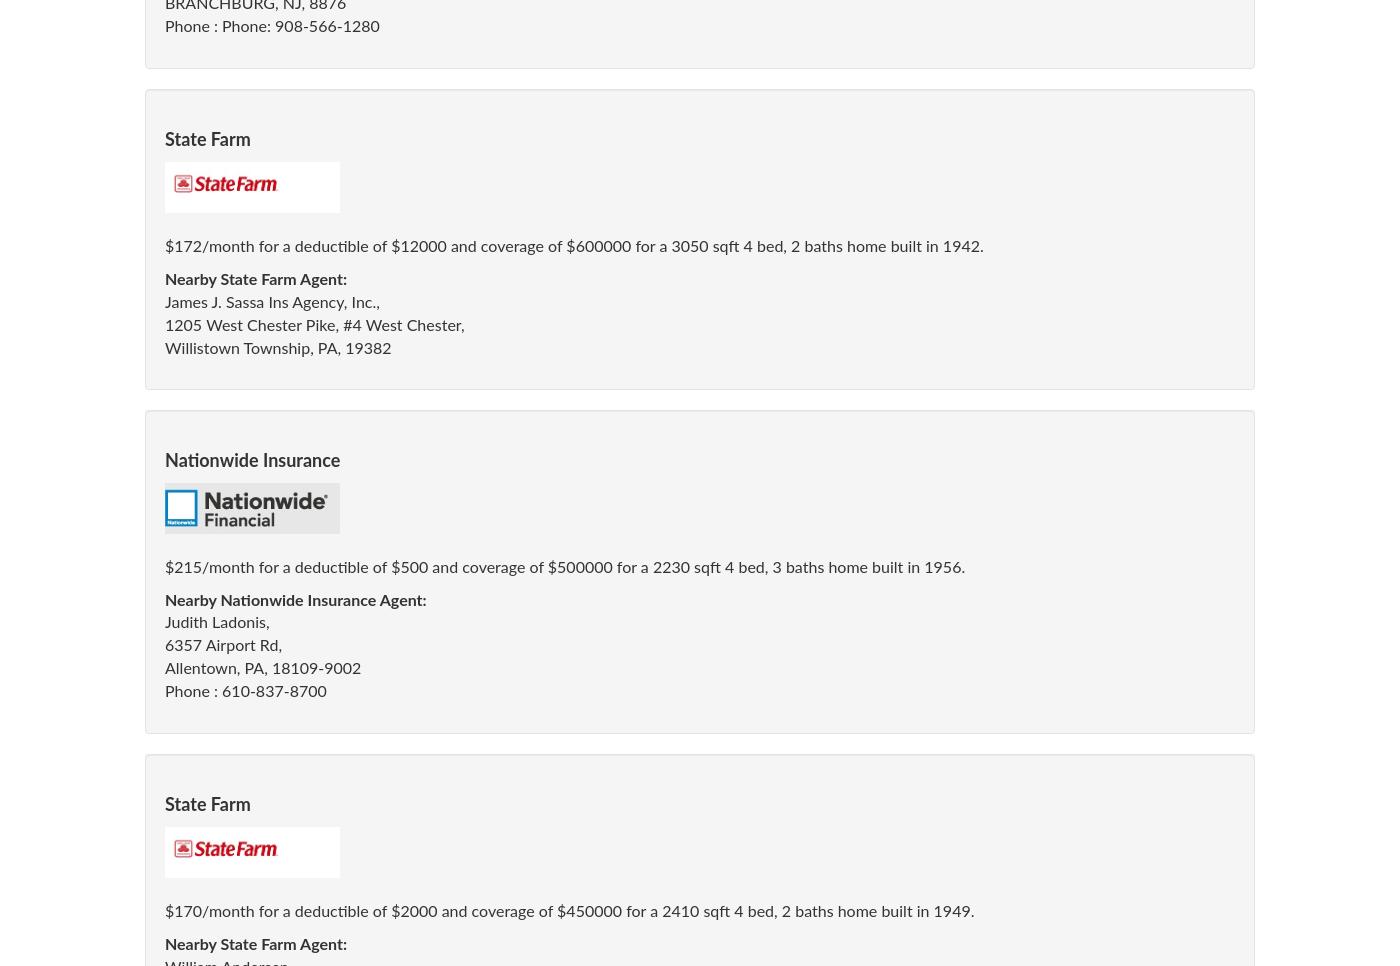  What do you see at coordinates (272, 26) in the screenshot?
I see `'Phone : Phone: 908-566-1280'` at bounding box center [272, 26].